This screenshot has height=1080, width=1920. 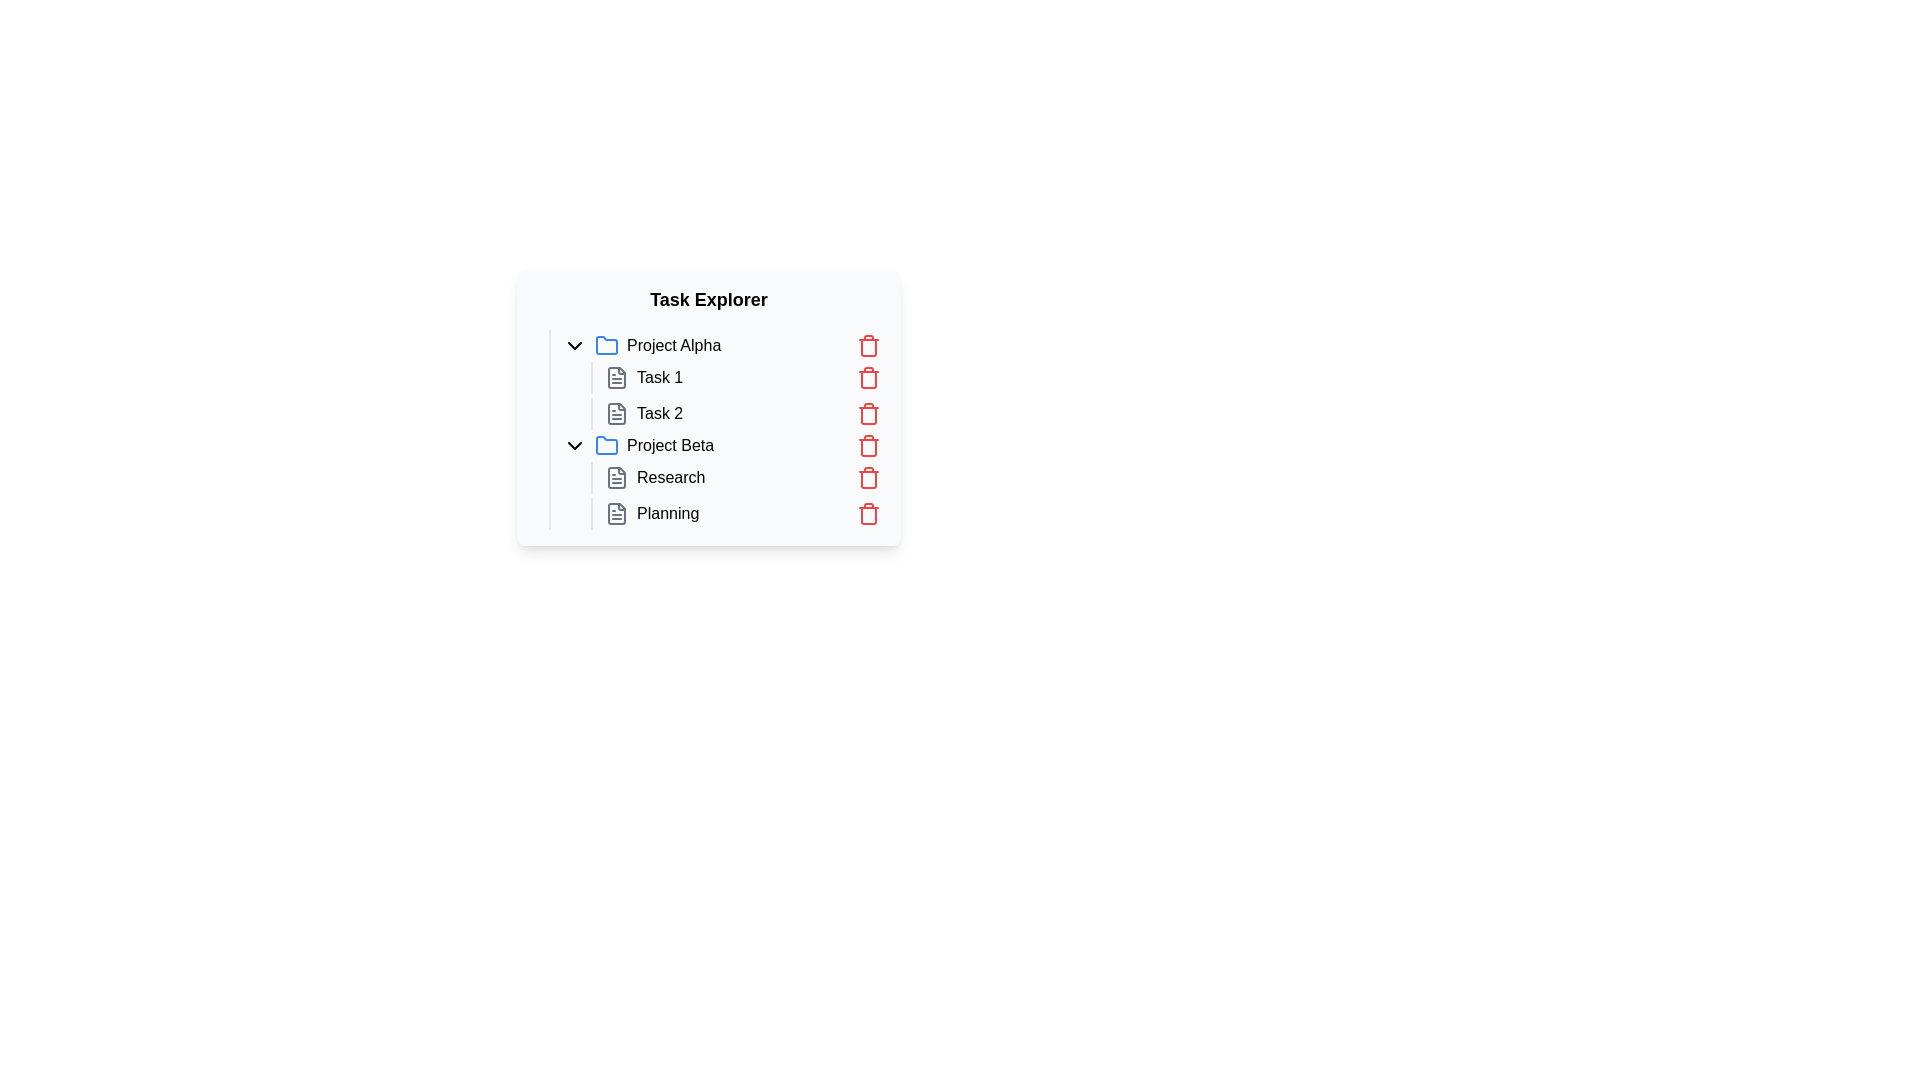 What do you see at coordinates (742, 378) in the screenshot?
I see `the first list item labeled 'Task 1' under 'Project Alpha'` at bounding box center [742, 378].